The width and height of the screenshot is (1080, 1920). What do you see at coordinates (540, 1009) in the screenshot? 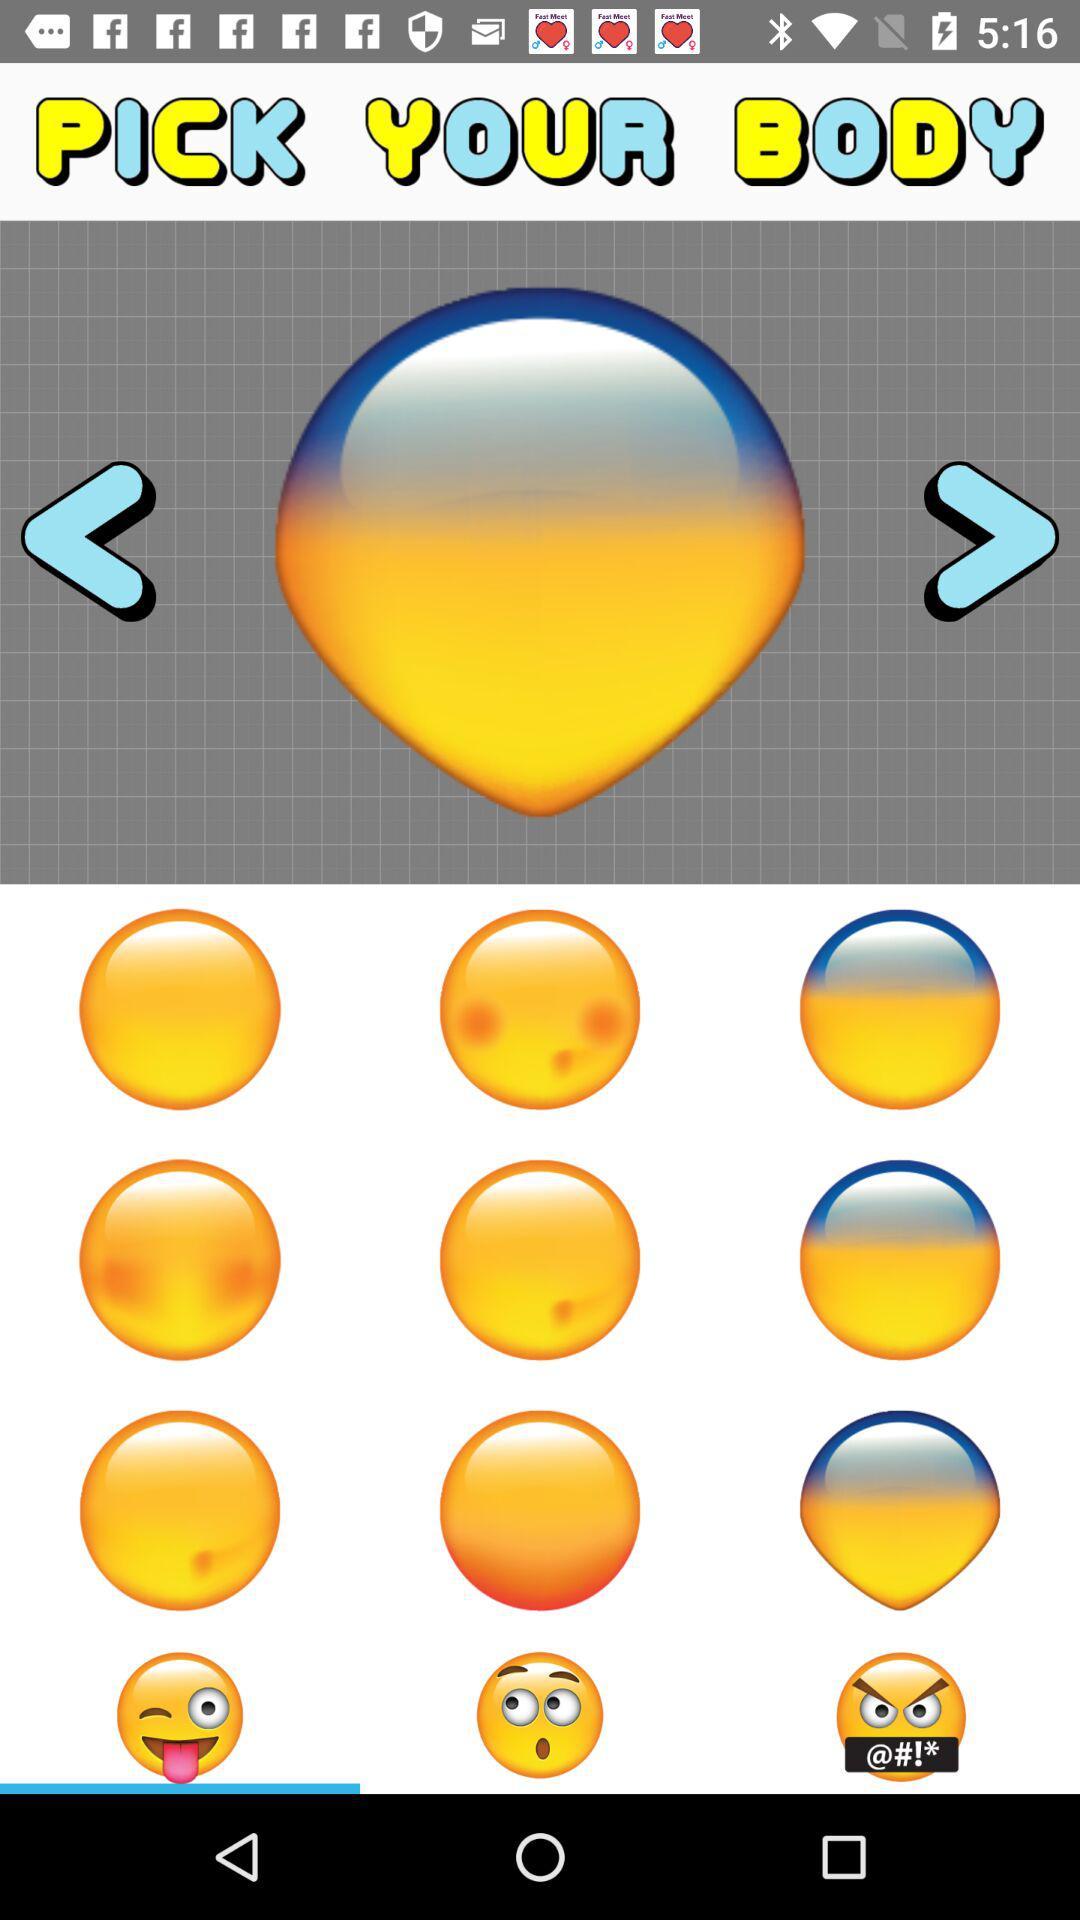
I see `click on the second emoji on the first row` at bounding box center [540, 1009].